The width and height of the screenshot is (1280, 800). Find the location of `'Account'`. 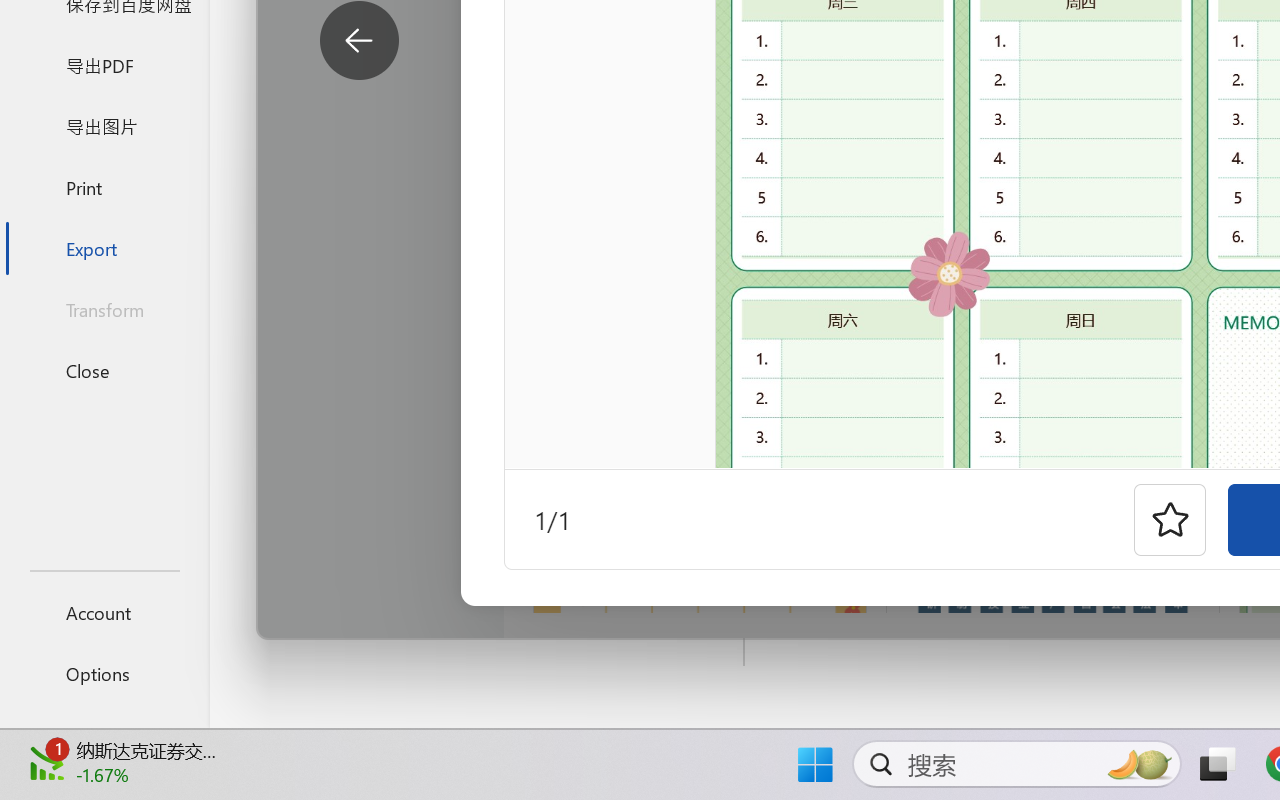

'Account' is located at coordinates (103, 612).